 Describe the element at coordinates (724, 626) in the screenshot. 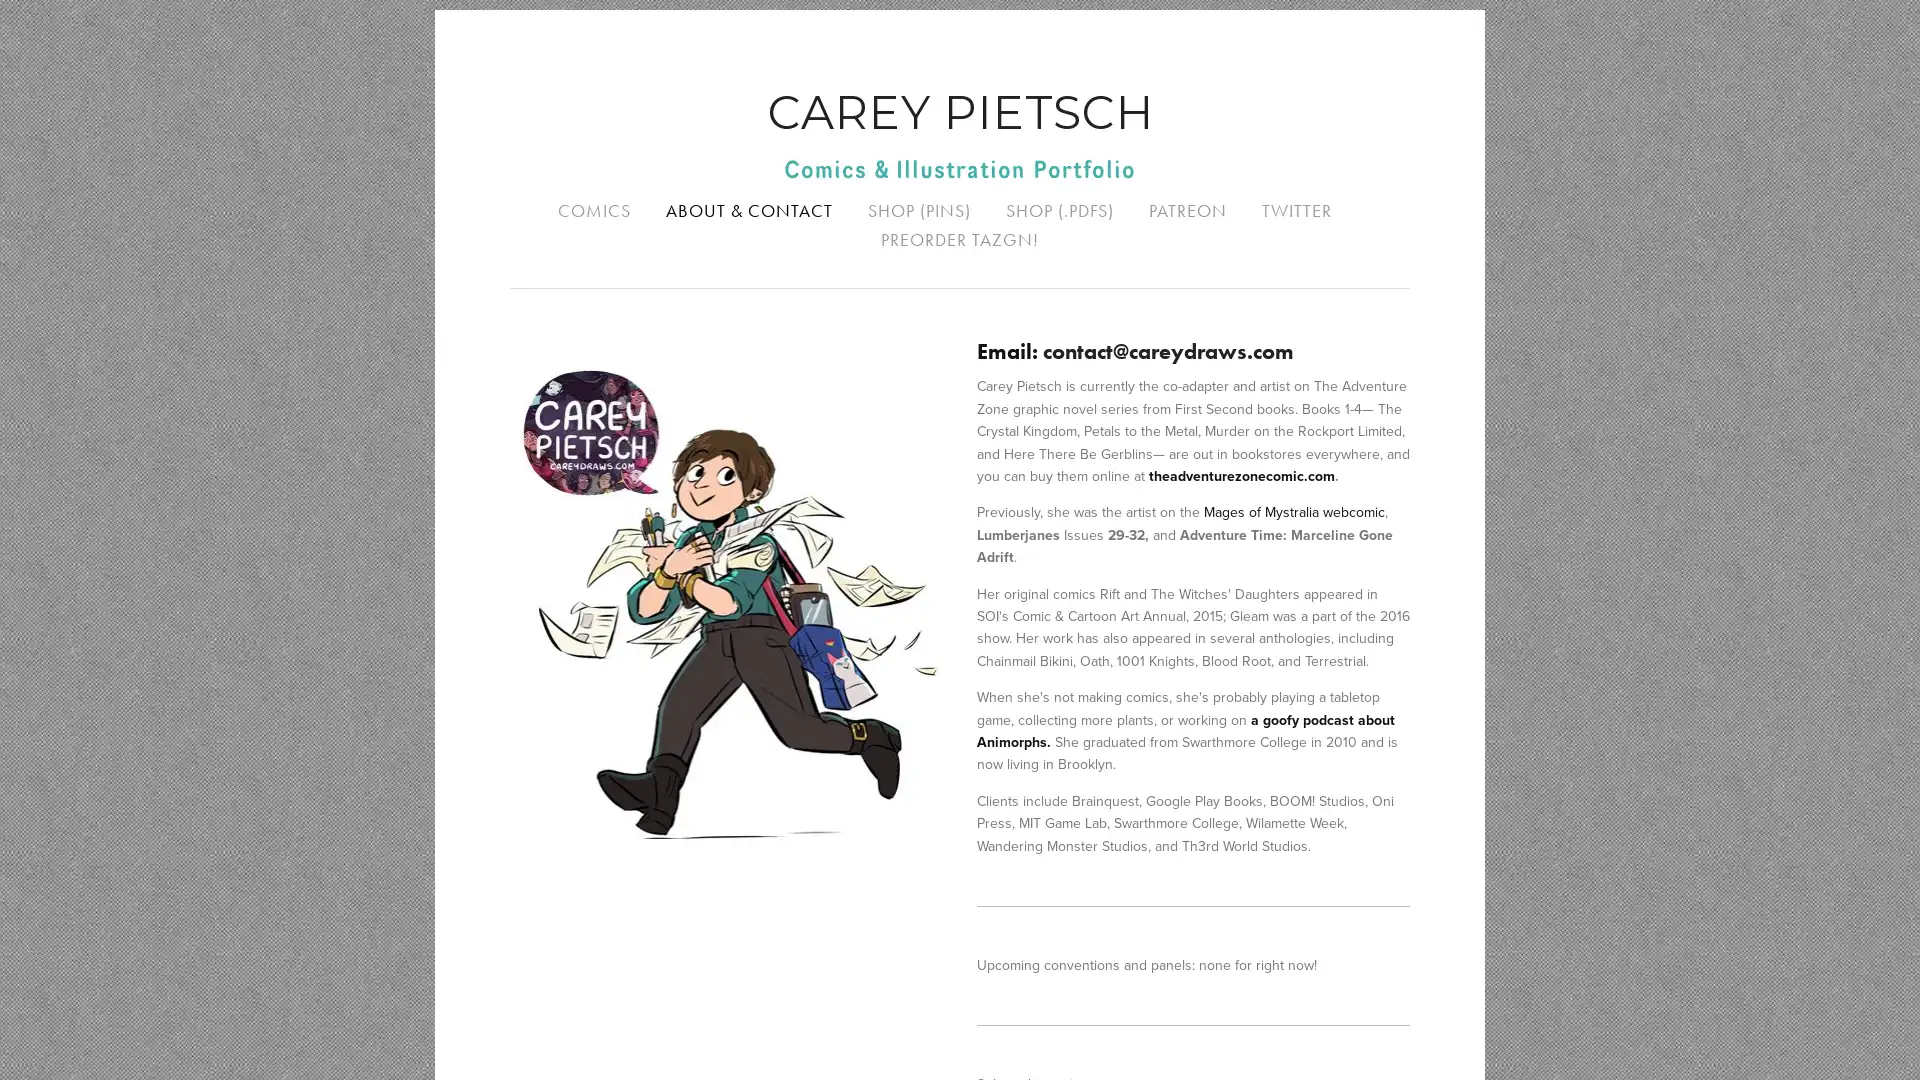

I see `View fullsize` at that location.